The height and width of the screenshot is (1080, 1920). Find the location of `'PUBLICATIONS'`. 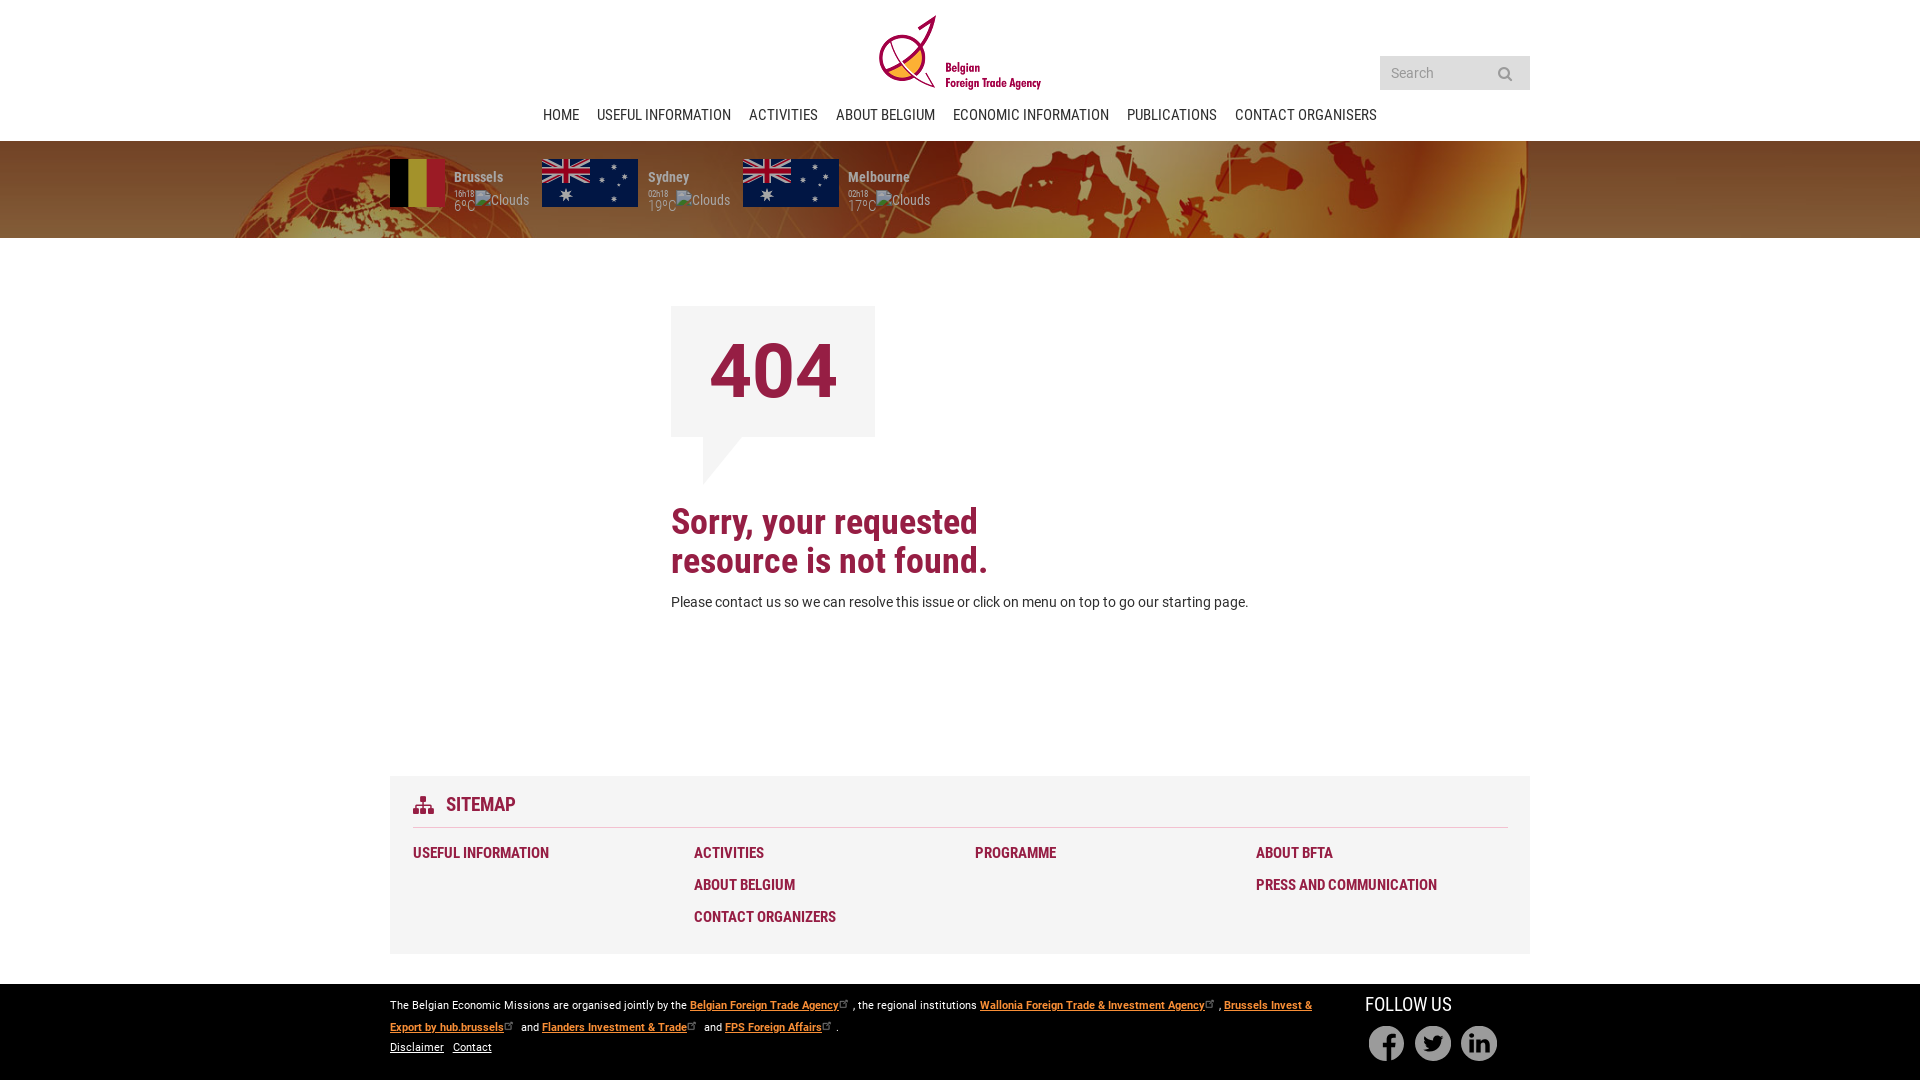

'PUBLICATIONS' is located at coordinates (1127, 115).